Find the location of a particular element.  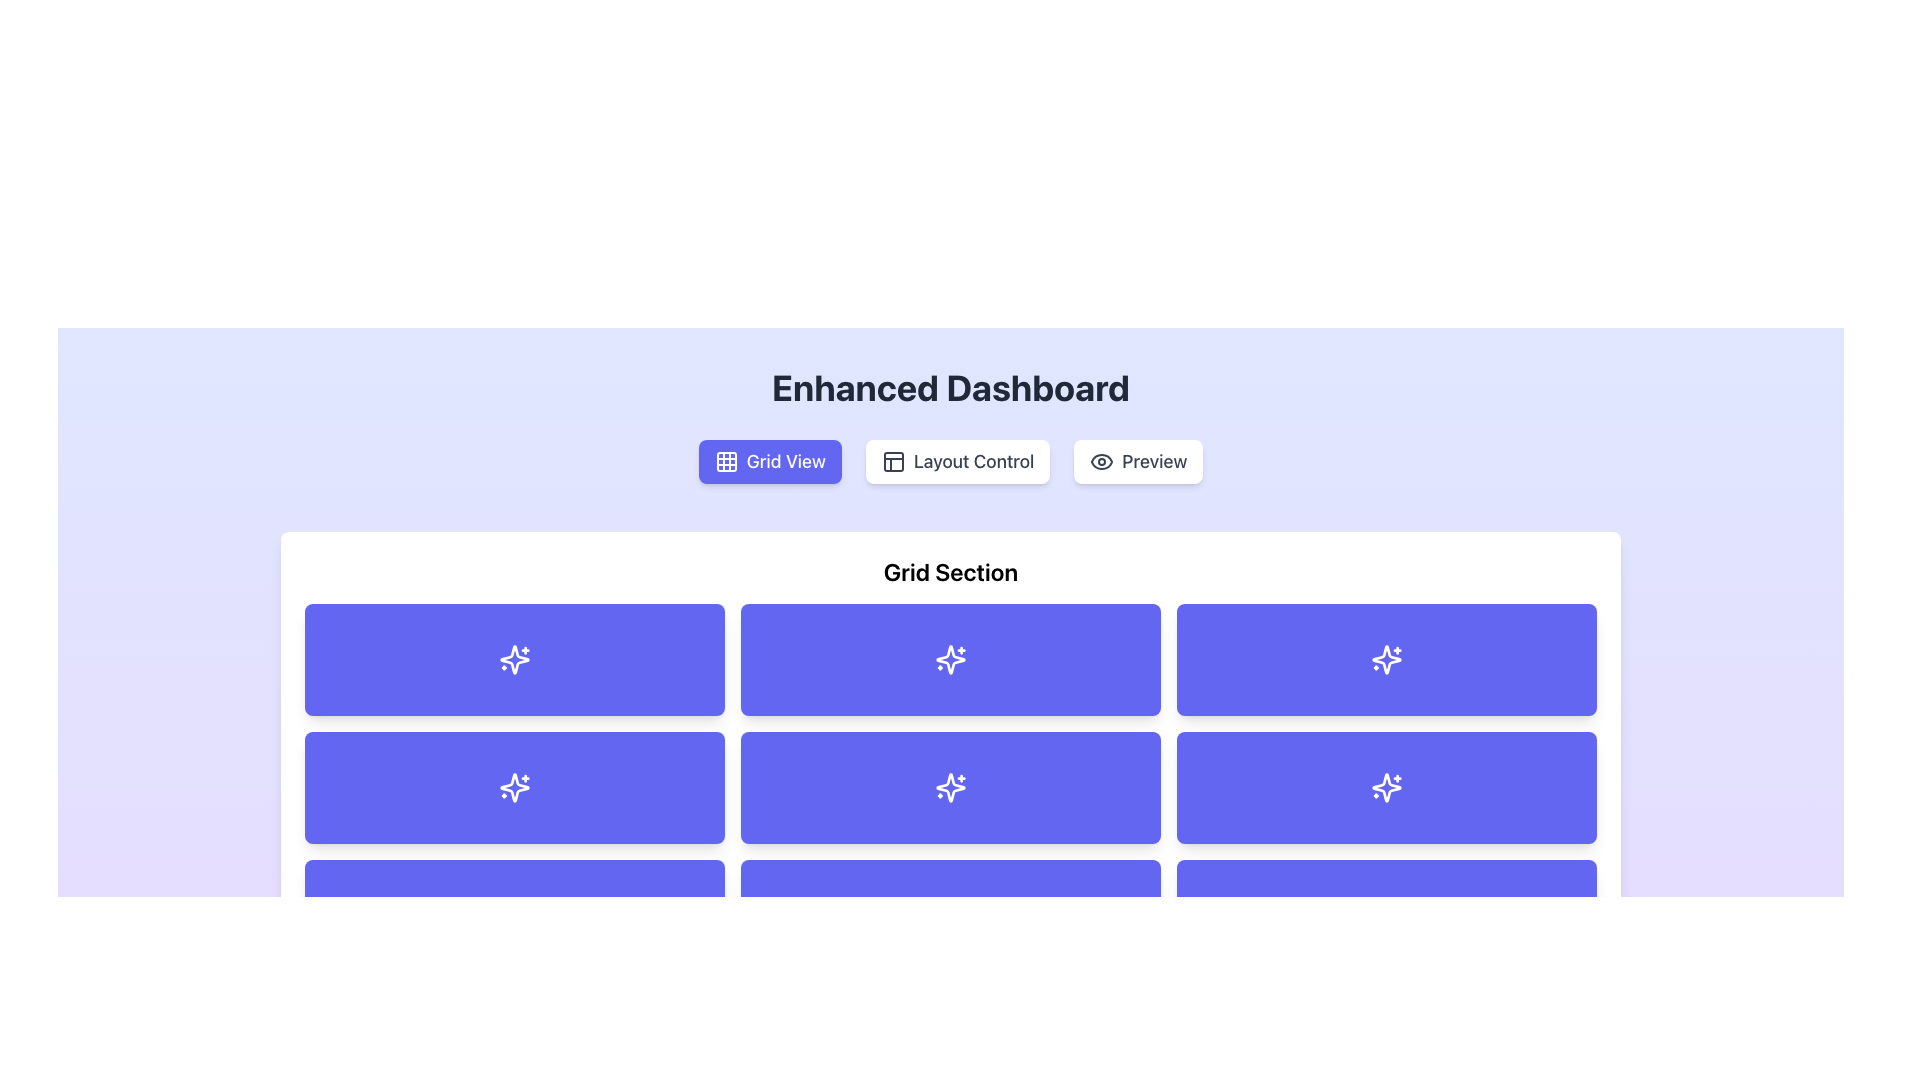

the decorative icon indicating highlights or special effects, located in the first grid cell of the 'Grid Section' is located at coordinates (515, 659).